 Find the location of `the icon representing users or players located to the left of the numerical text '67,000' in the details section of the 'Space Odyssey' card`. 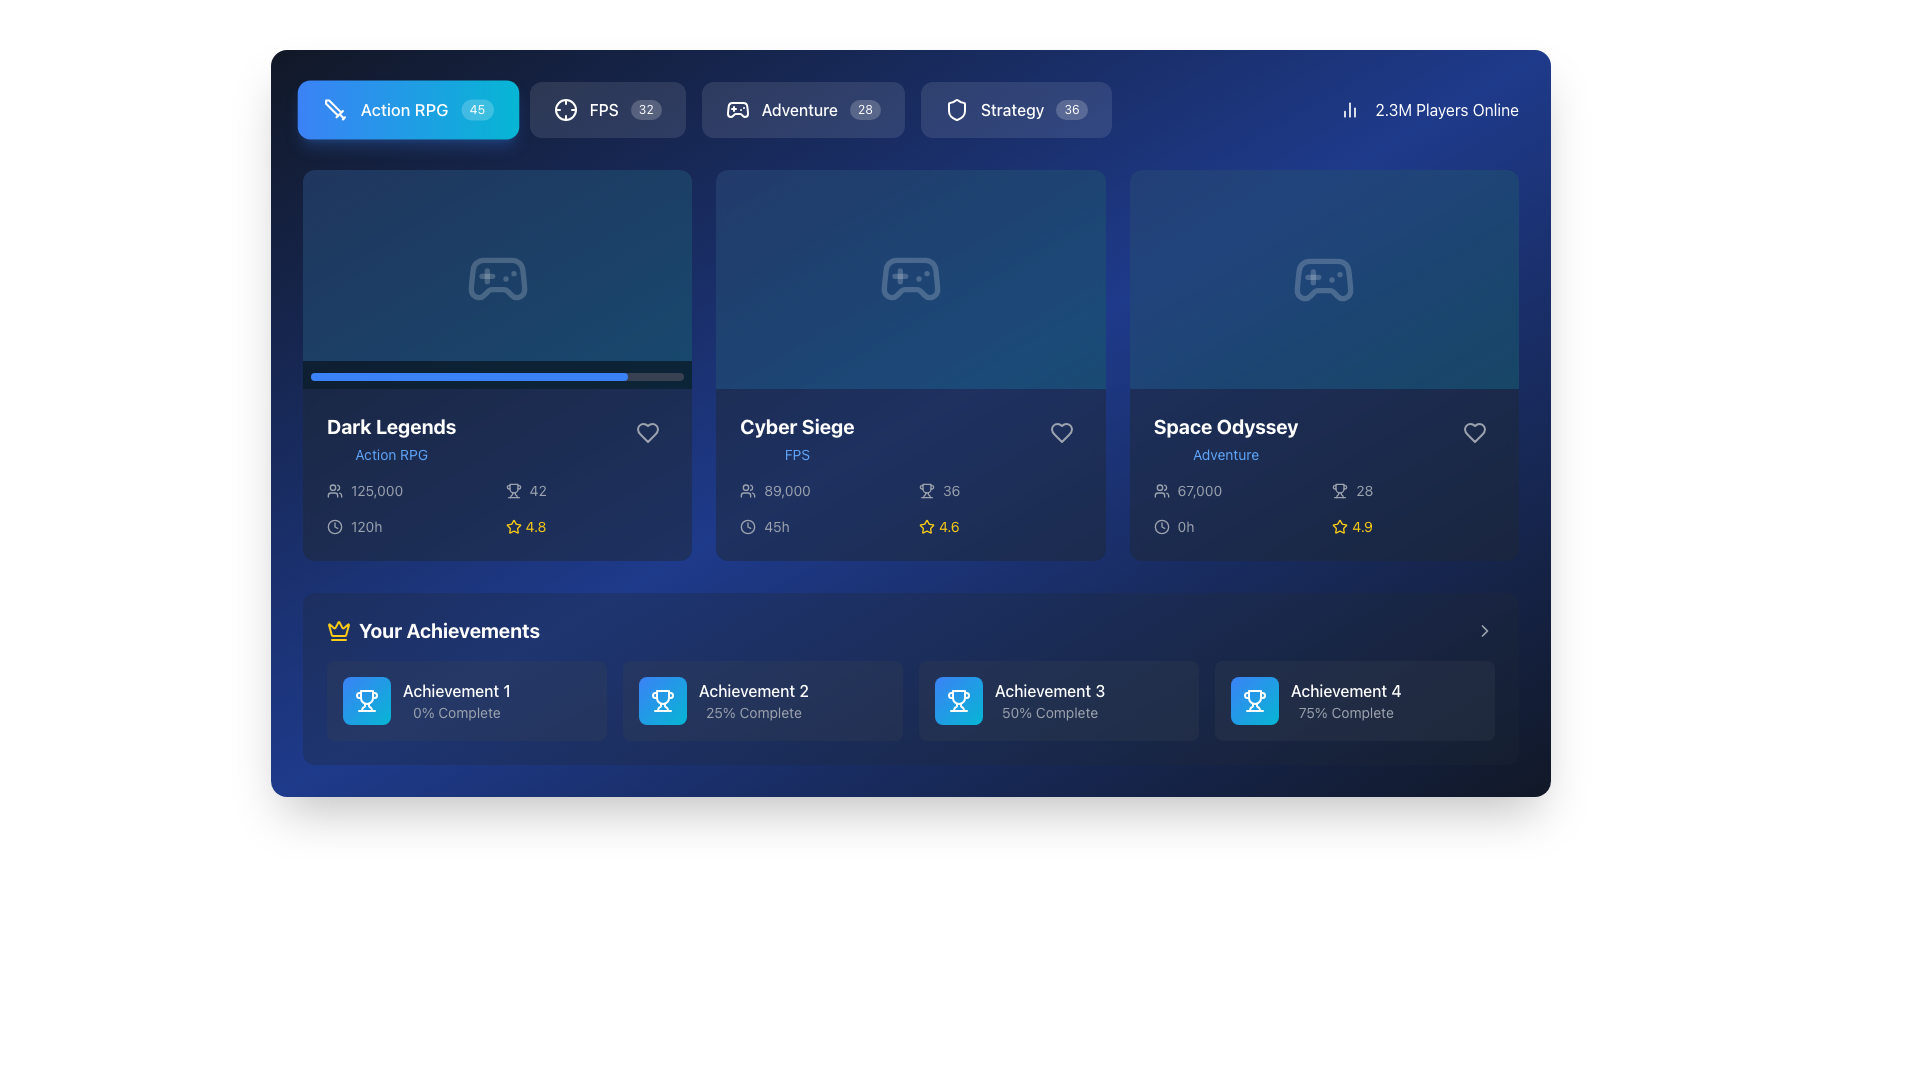

the icon representing users or players located to the left of the numerical text '67,000' in the details section of the 'Space Odyssey' card is located at coordinates (1161, 490).